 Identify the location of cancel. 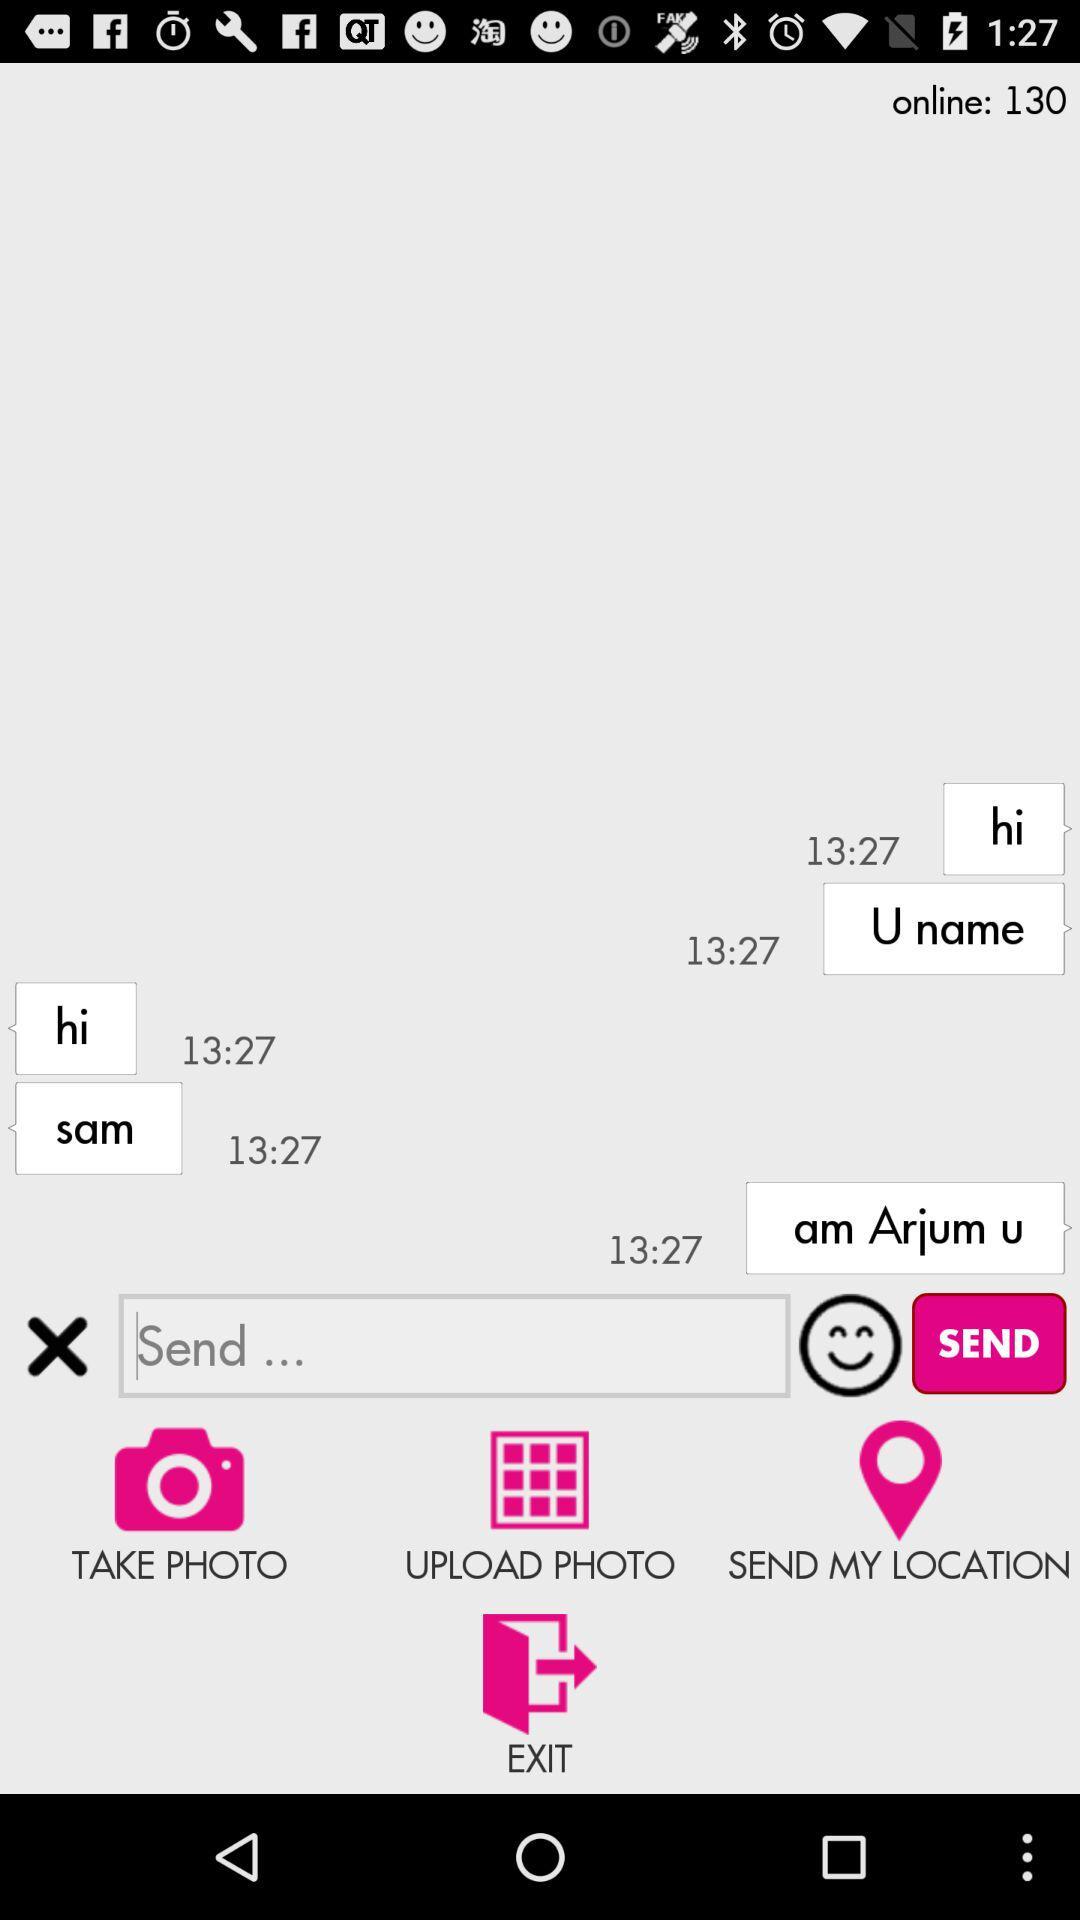
(56, 1346).